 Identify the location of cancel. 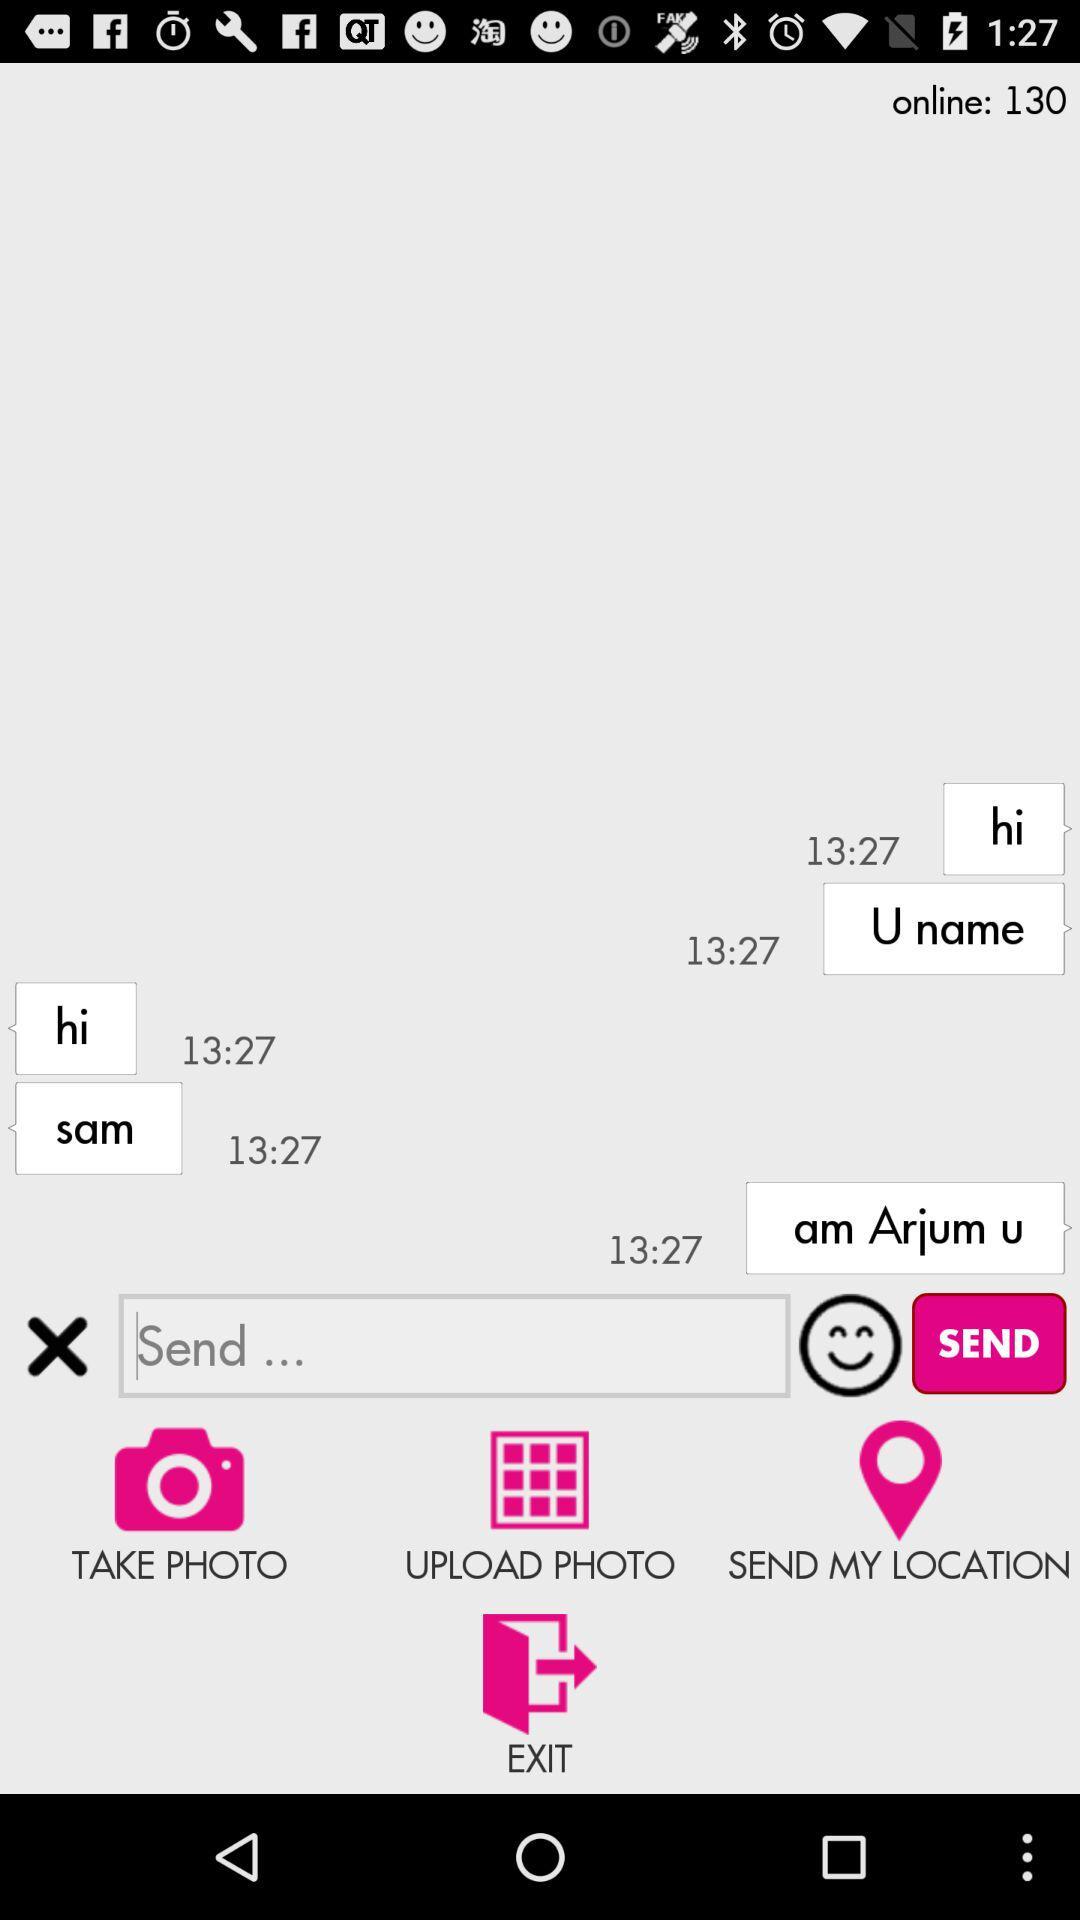
(56, 1346).